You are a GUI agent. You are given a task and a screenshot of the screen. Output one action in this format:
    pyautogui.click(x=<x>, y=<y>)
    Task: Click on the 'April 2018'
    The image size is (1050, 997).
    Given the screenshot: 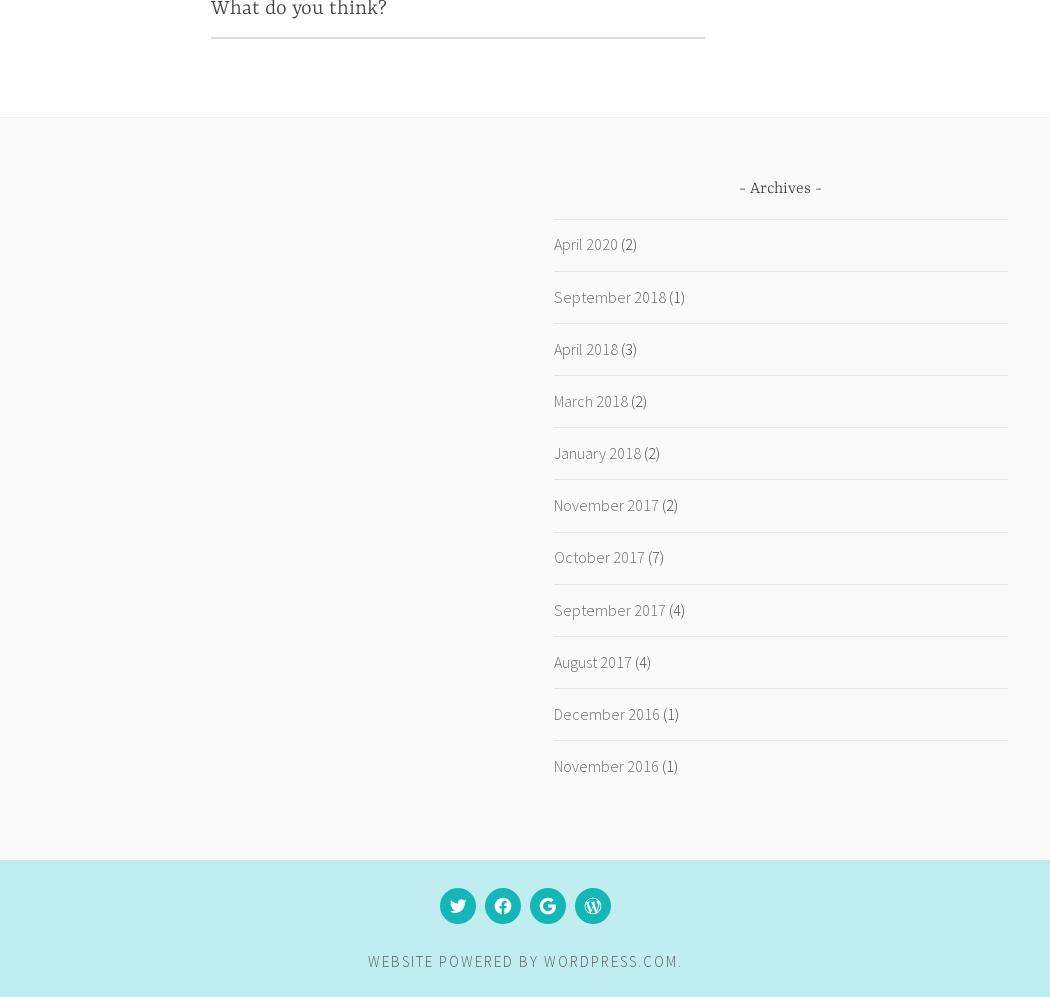 What is the action you would take?
    pyautogui.click(x=583, y=346)
    